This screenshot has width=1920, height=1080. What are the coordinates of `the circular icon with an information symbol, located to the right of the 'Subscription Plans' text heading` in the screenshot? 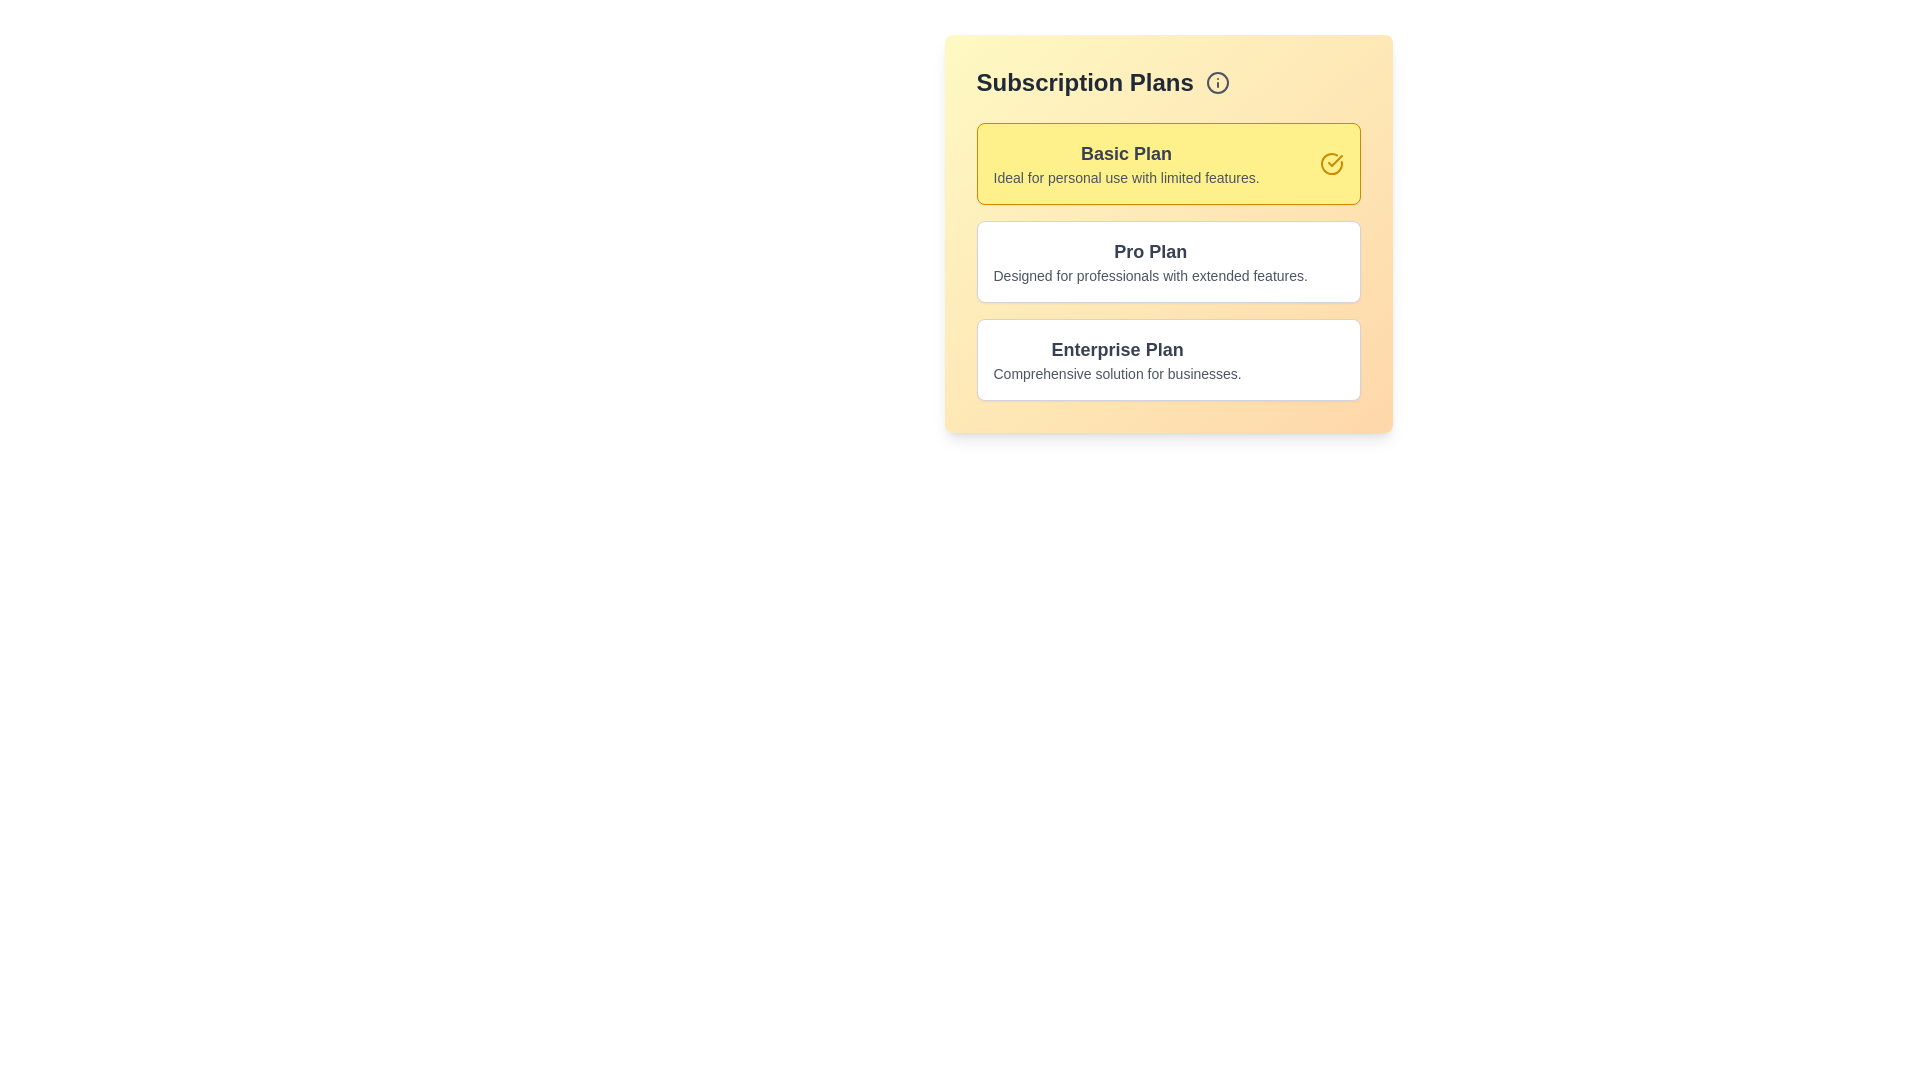 It's located at (1216, 82).